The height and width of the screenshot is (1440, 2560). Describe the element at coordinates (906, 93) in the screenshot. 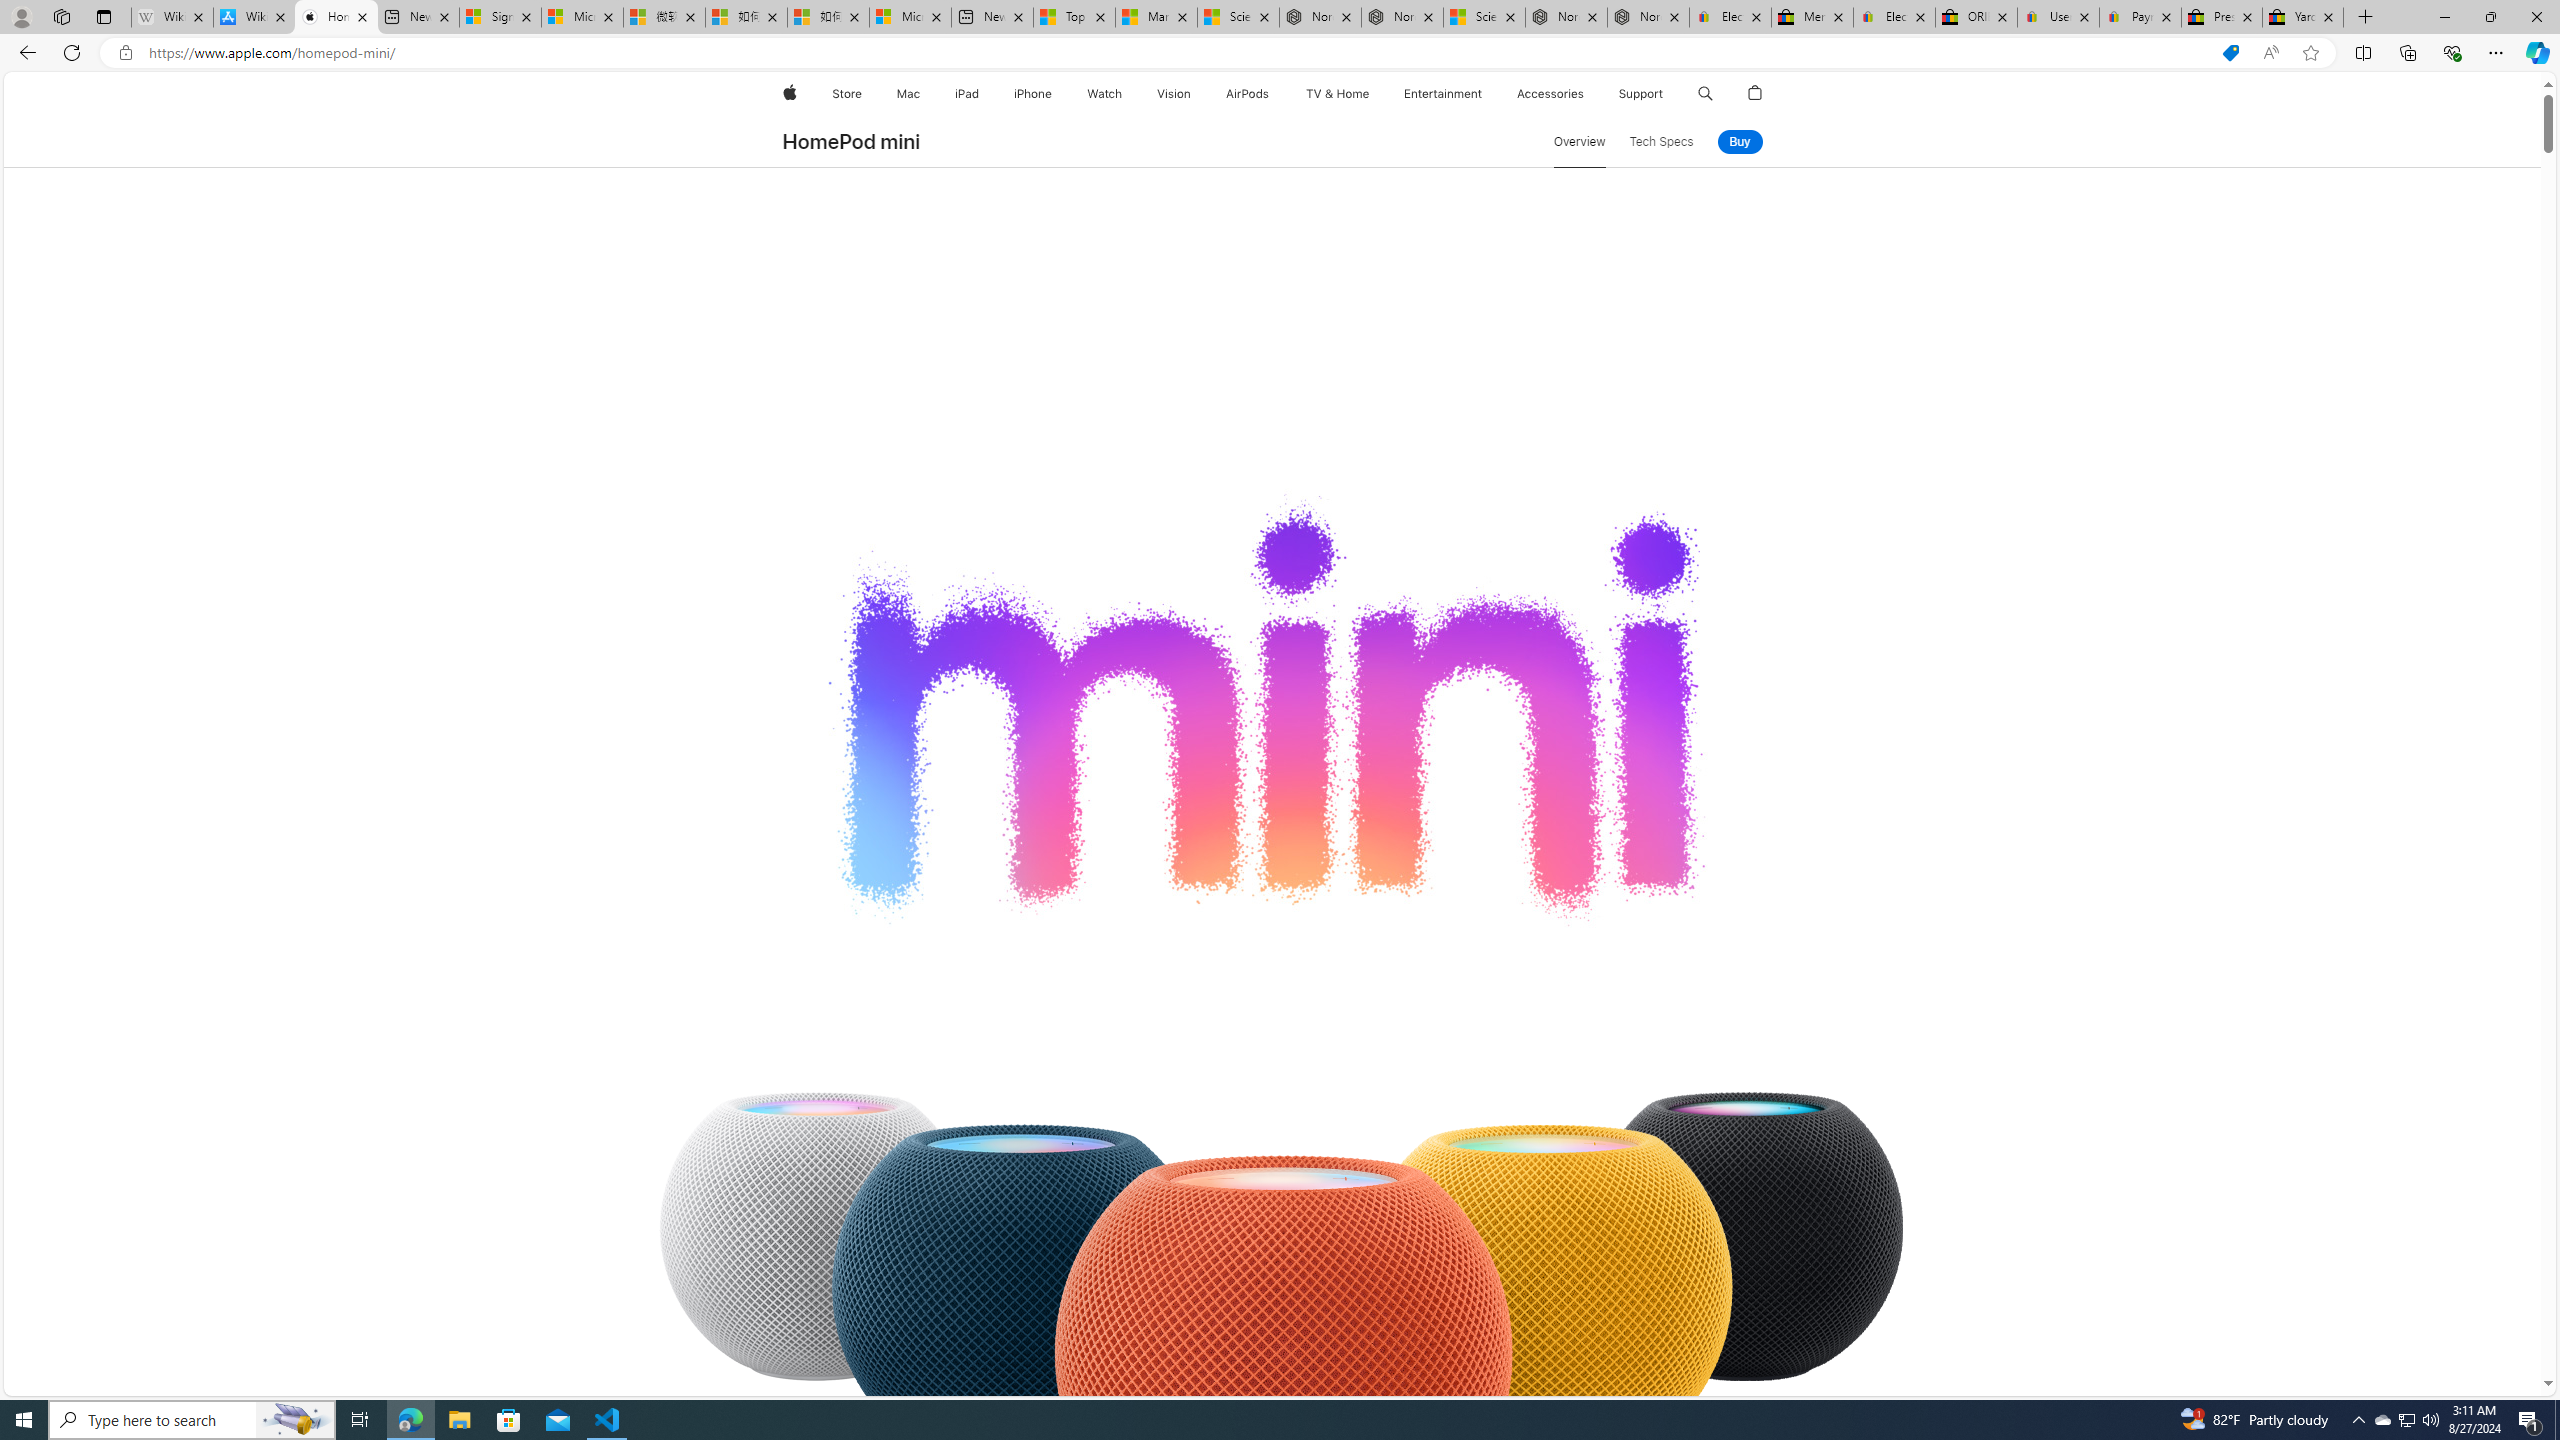

I see `'Mac'` at that location.